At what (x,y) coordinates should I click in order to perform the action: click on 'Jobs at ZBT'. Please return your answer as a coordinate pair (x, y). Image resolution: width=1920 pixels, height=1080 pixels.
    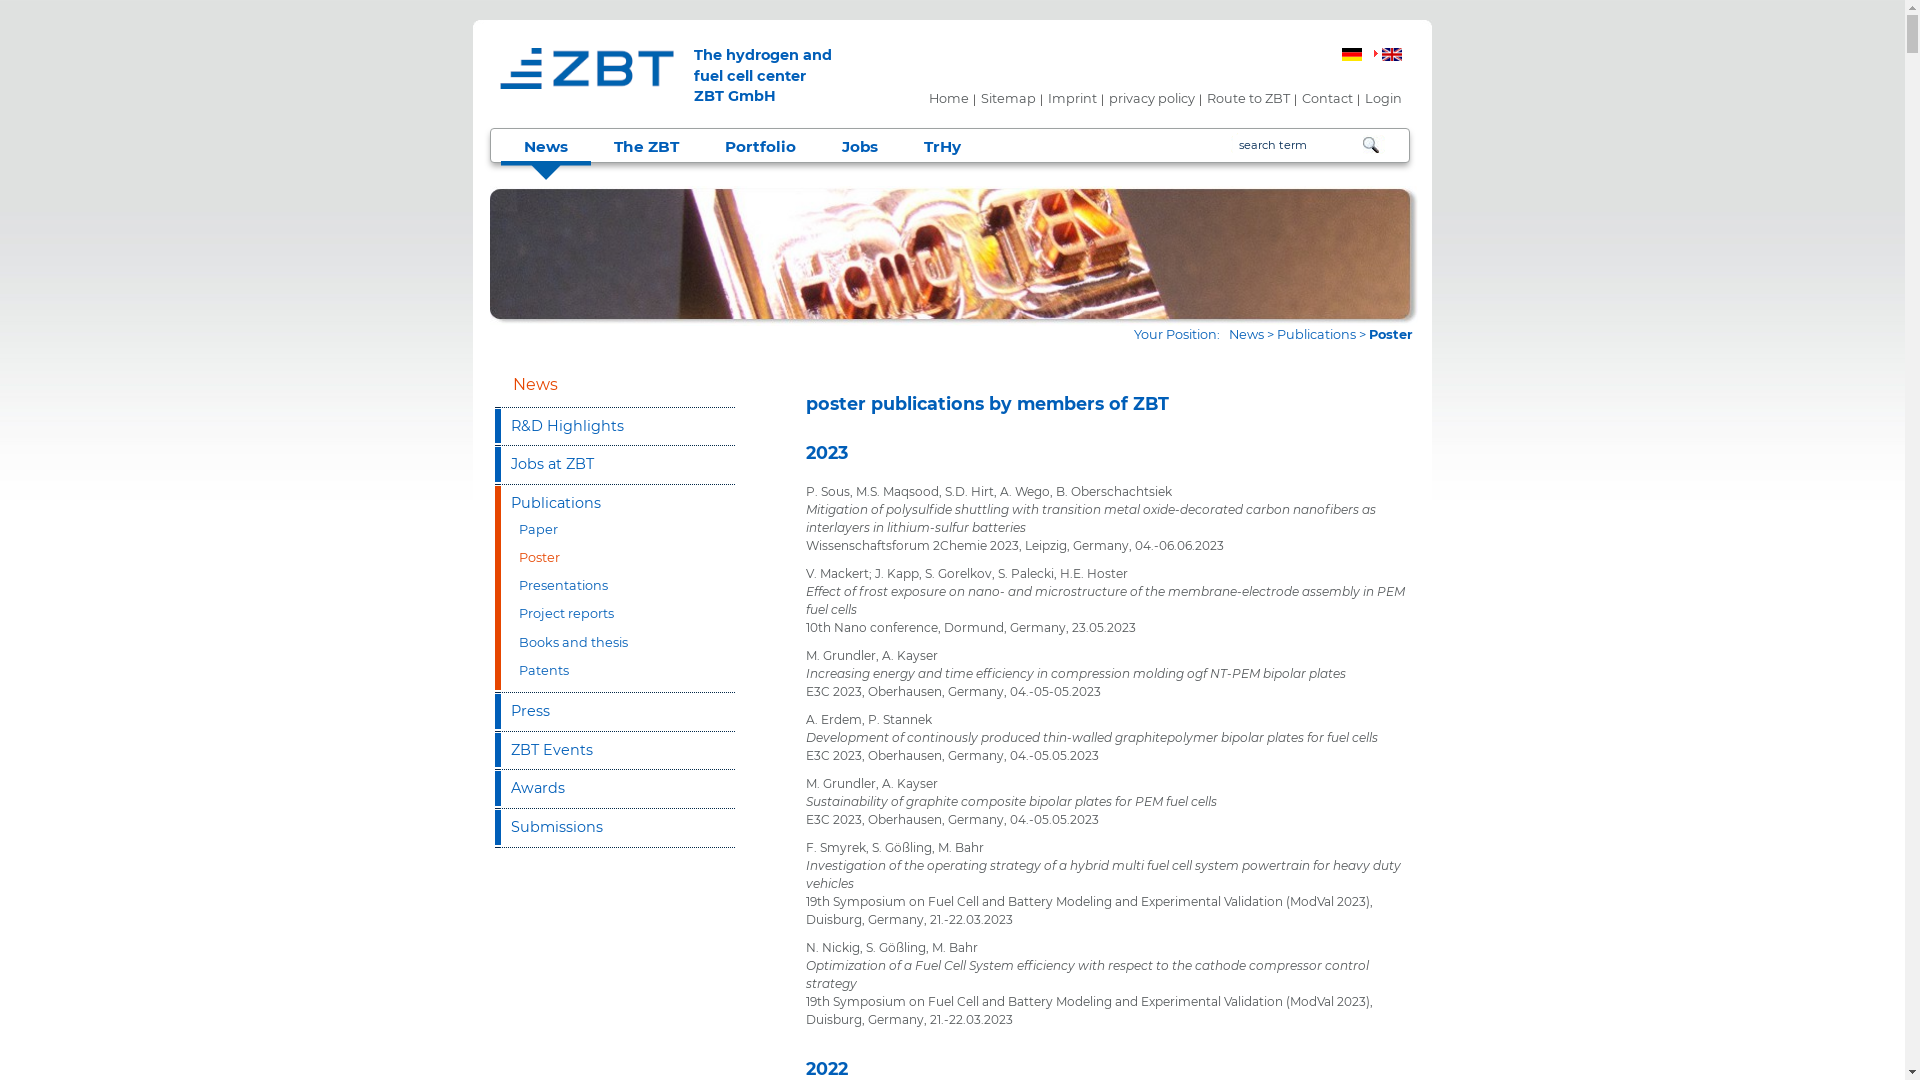
    Looking at the image, I should click on (605, 464).